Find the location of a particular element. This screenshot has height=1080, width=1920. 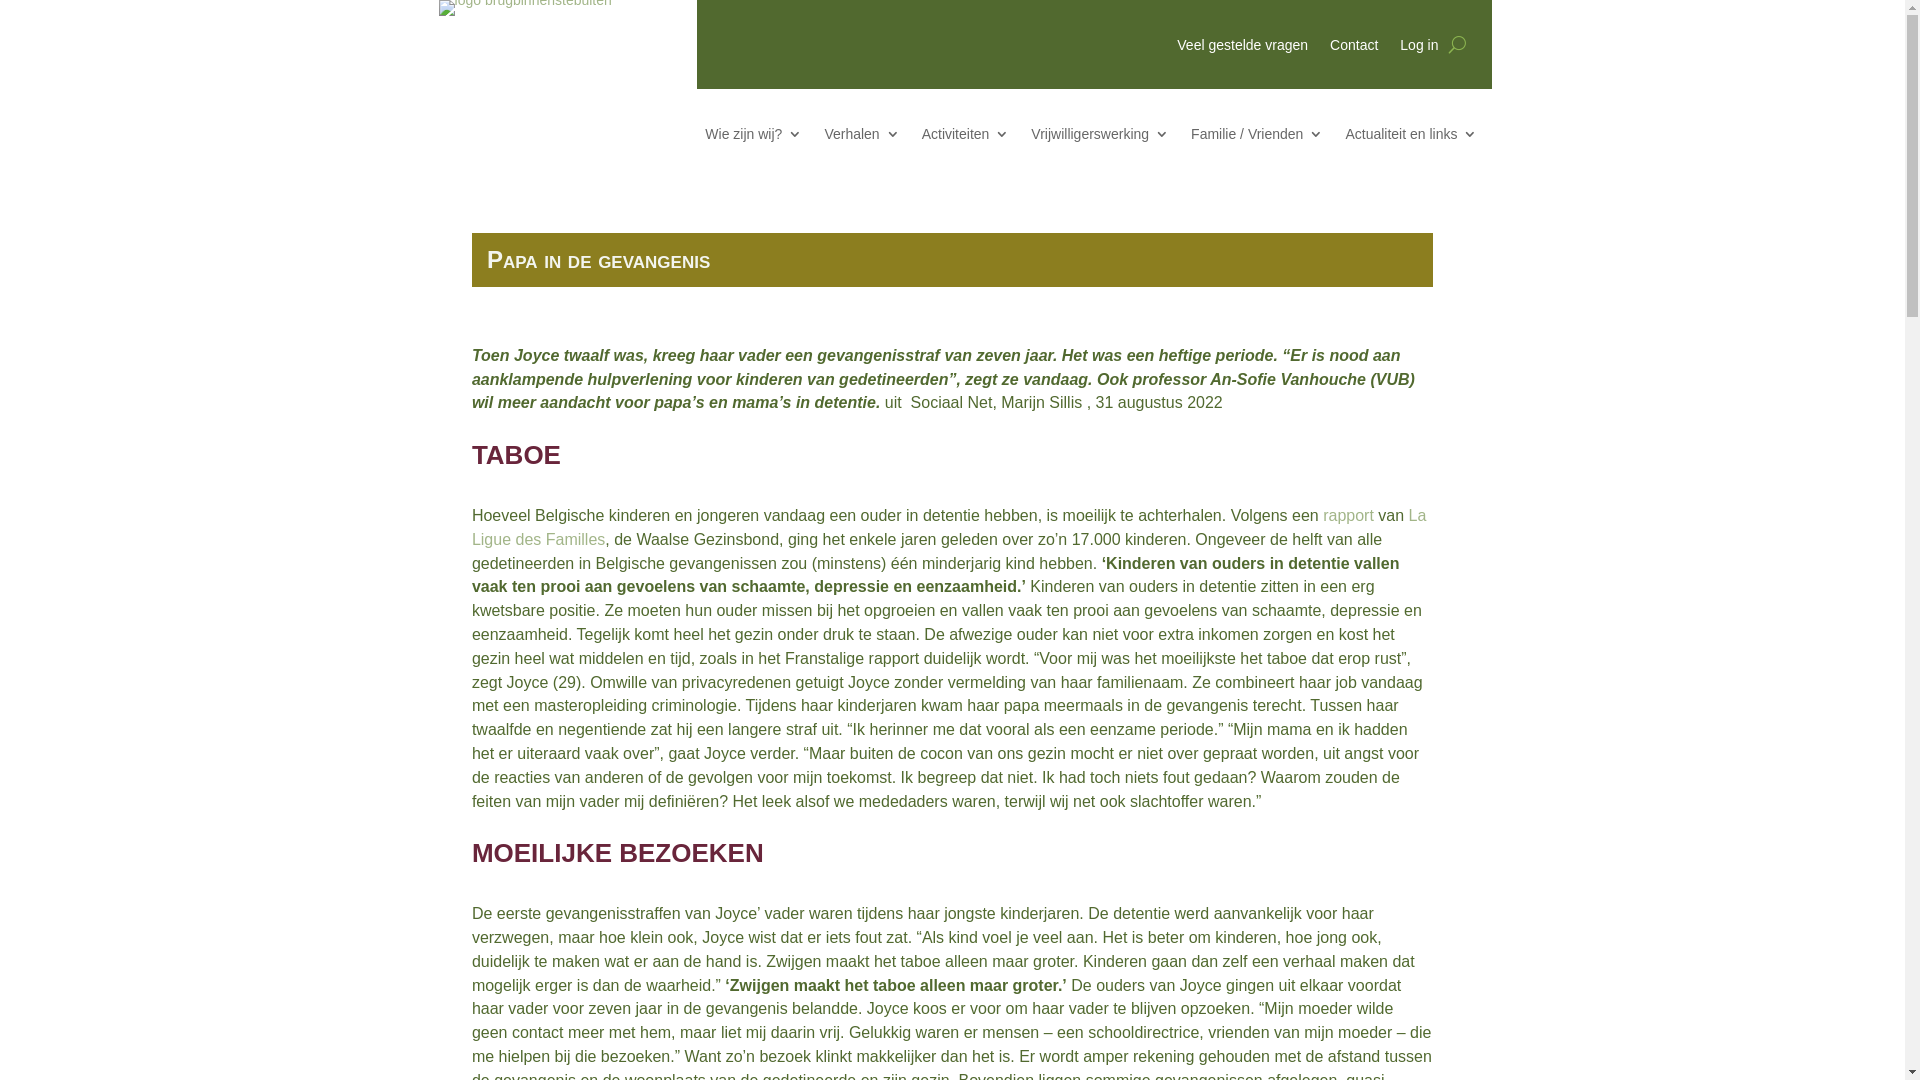

'La Ligue des Familles' is located at coordinates (470, 526).